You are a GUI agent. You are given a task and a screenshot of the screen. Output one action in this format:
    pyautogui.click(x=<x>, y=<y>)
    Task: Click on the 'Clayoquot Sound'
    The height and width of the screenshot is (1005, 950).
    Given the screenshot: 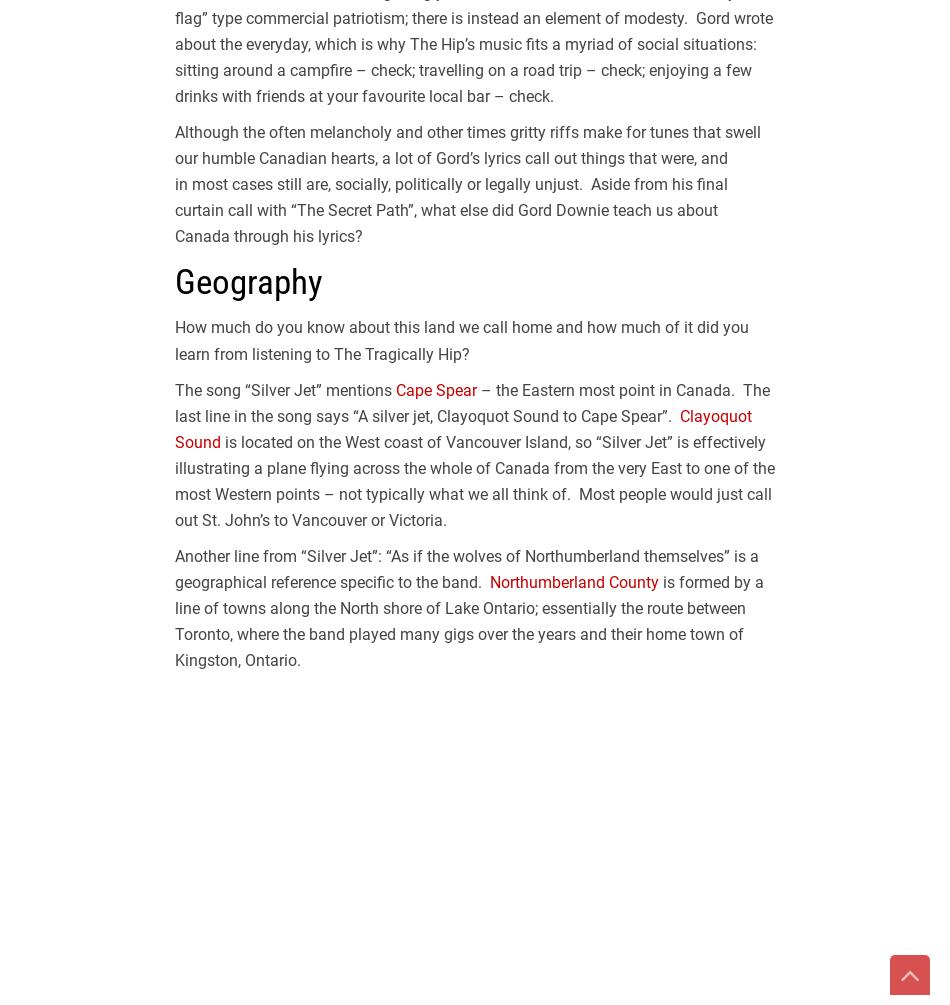 What is the action you would take?
    pyautogui.click(x=462, y=428)
    